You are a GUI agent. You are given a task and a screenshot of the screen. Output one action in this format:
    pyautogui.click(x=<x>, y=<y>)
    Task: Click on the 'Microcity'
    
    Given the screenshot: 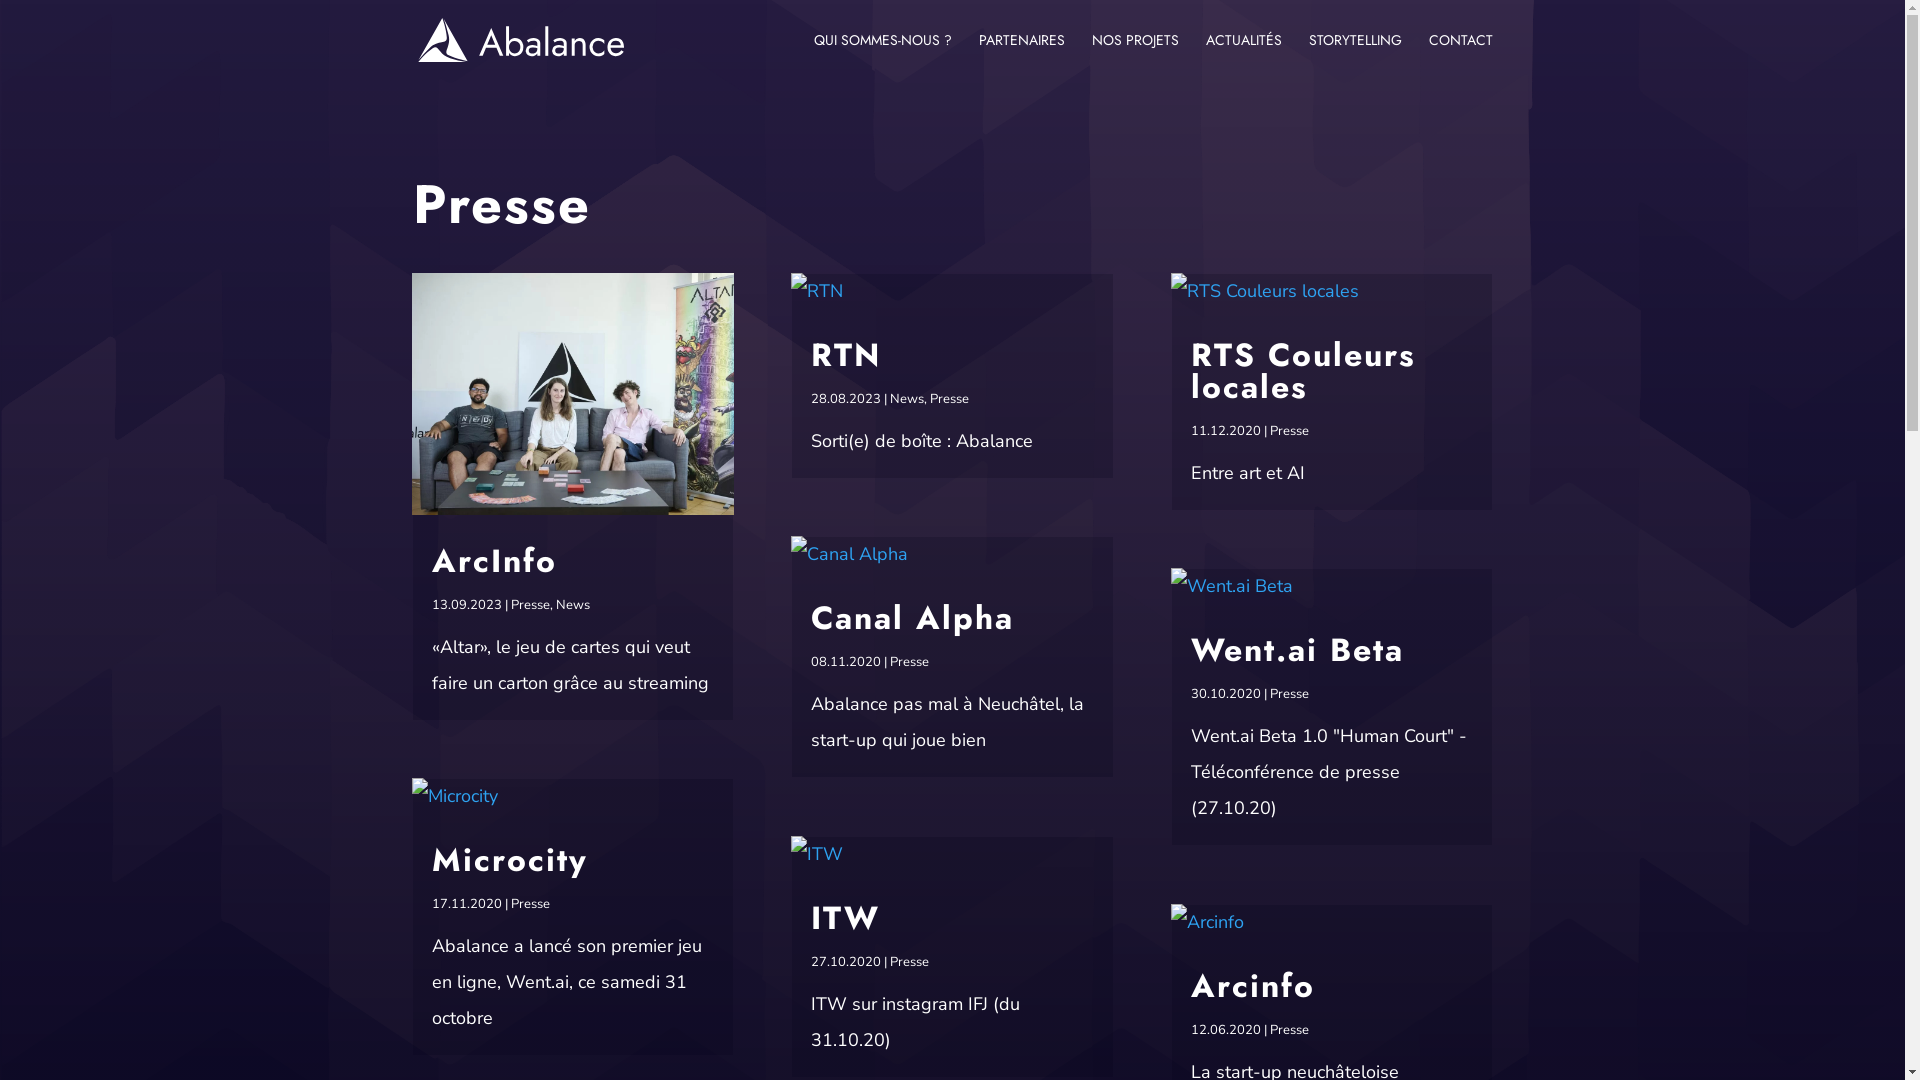 What is the action you would take?
    pyautogui.click(x=509, y=859)
    